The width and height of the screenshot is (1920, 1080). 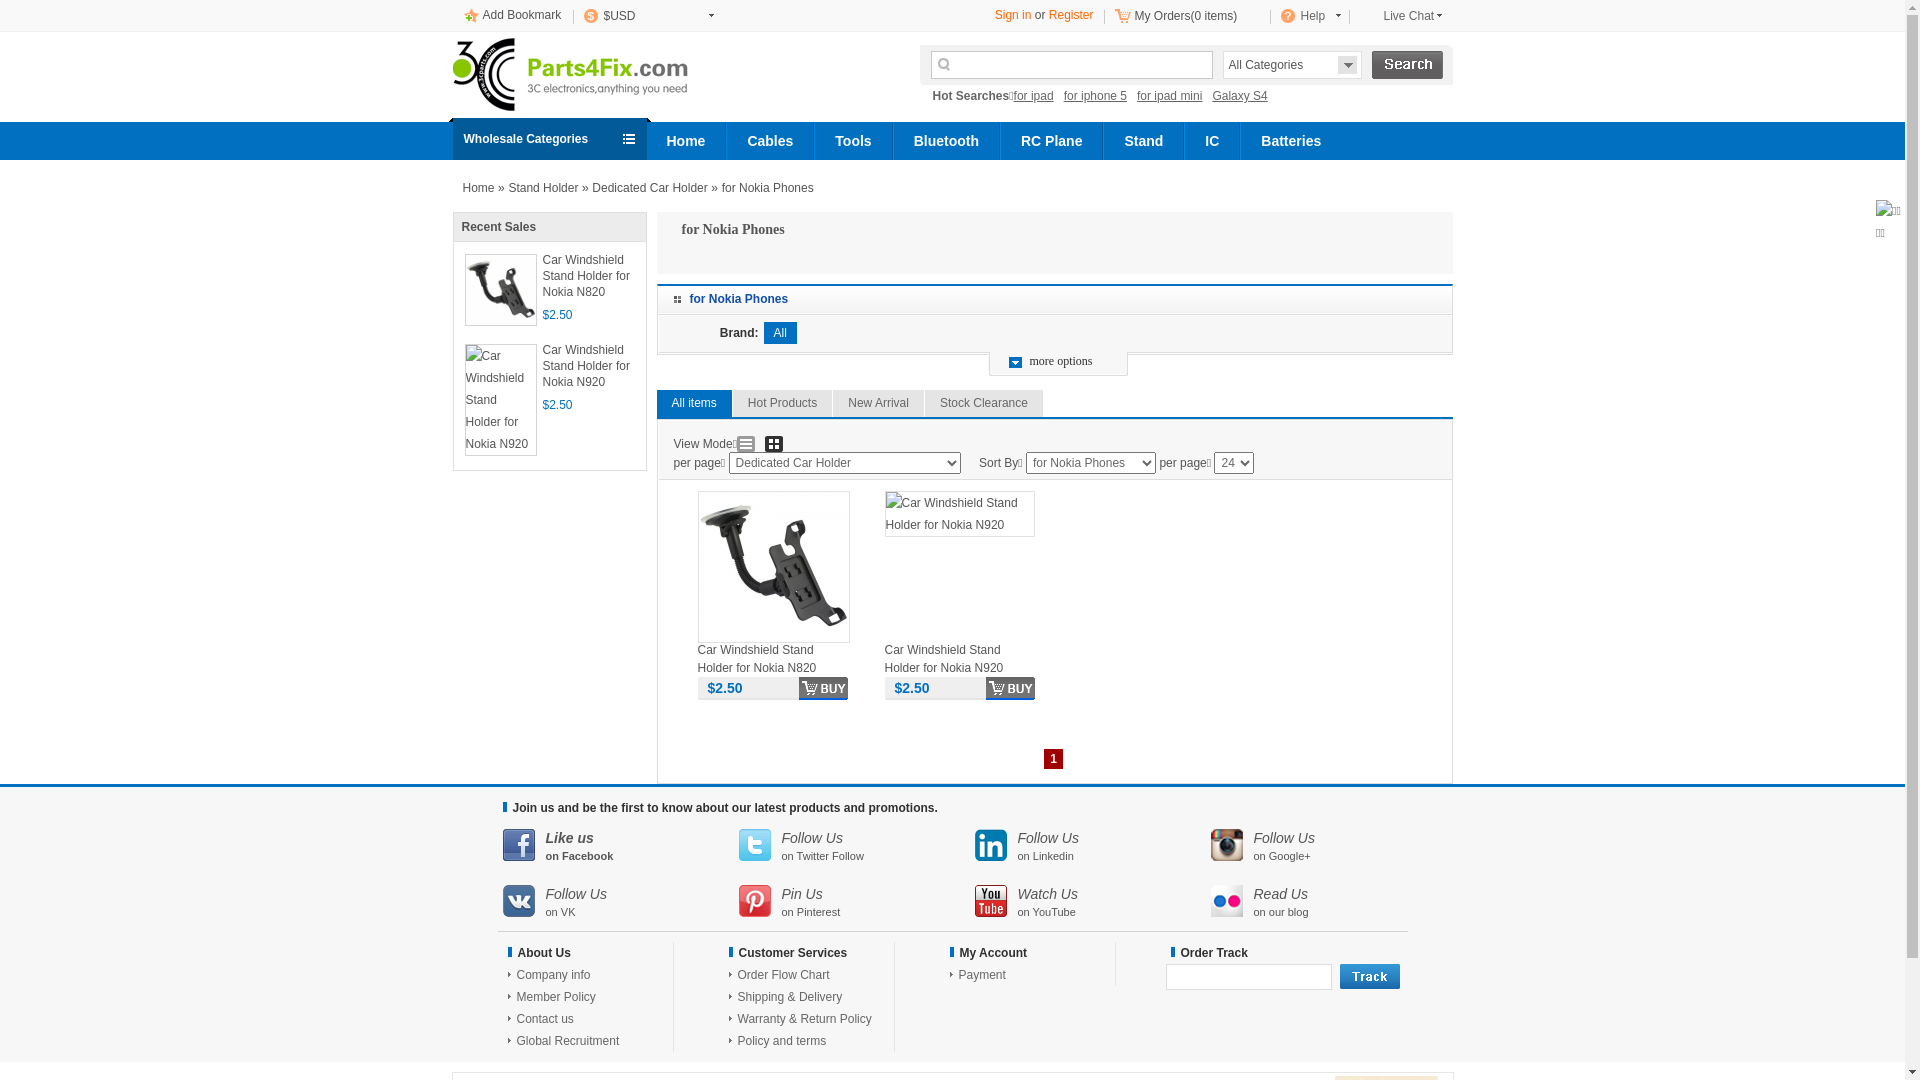 What do you see at coordinates (1186, 15) in the screenshot?
I see `'My Orders(0 items)'` at bounding box center [1186, 15].